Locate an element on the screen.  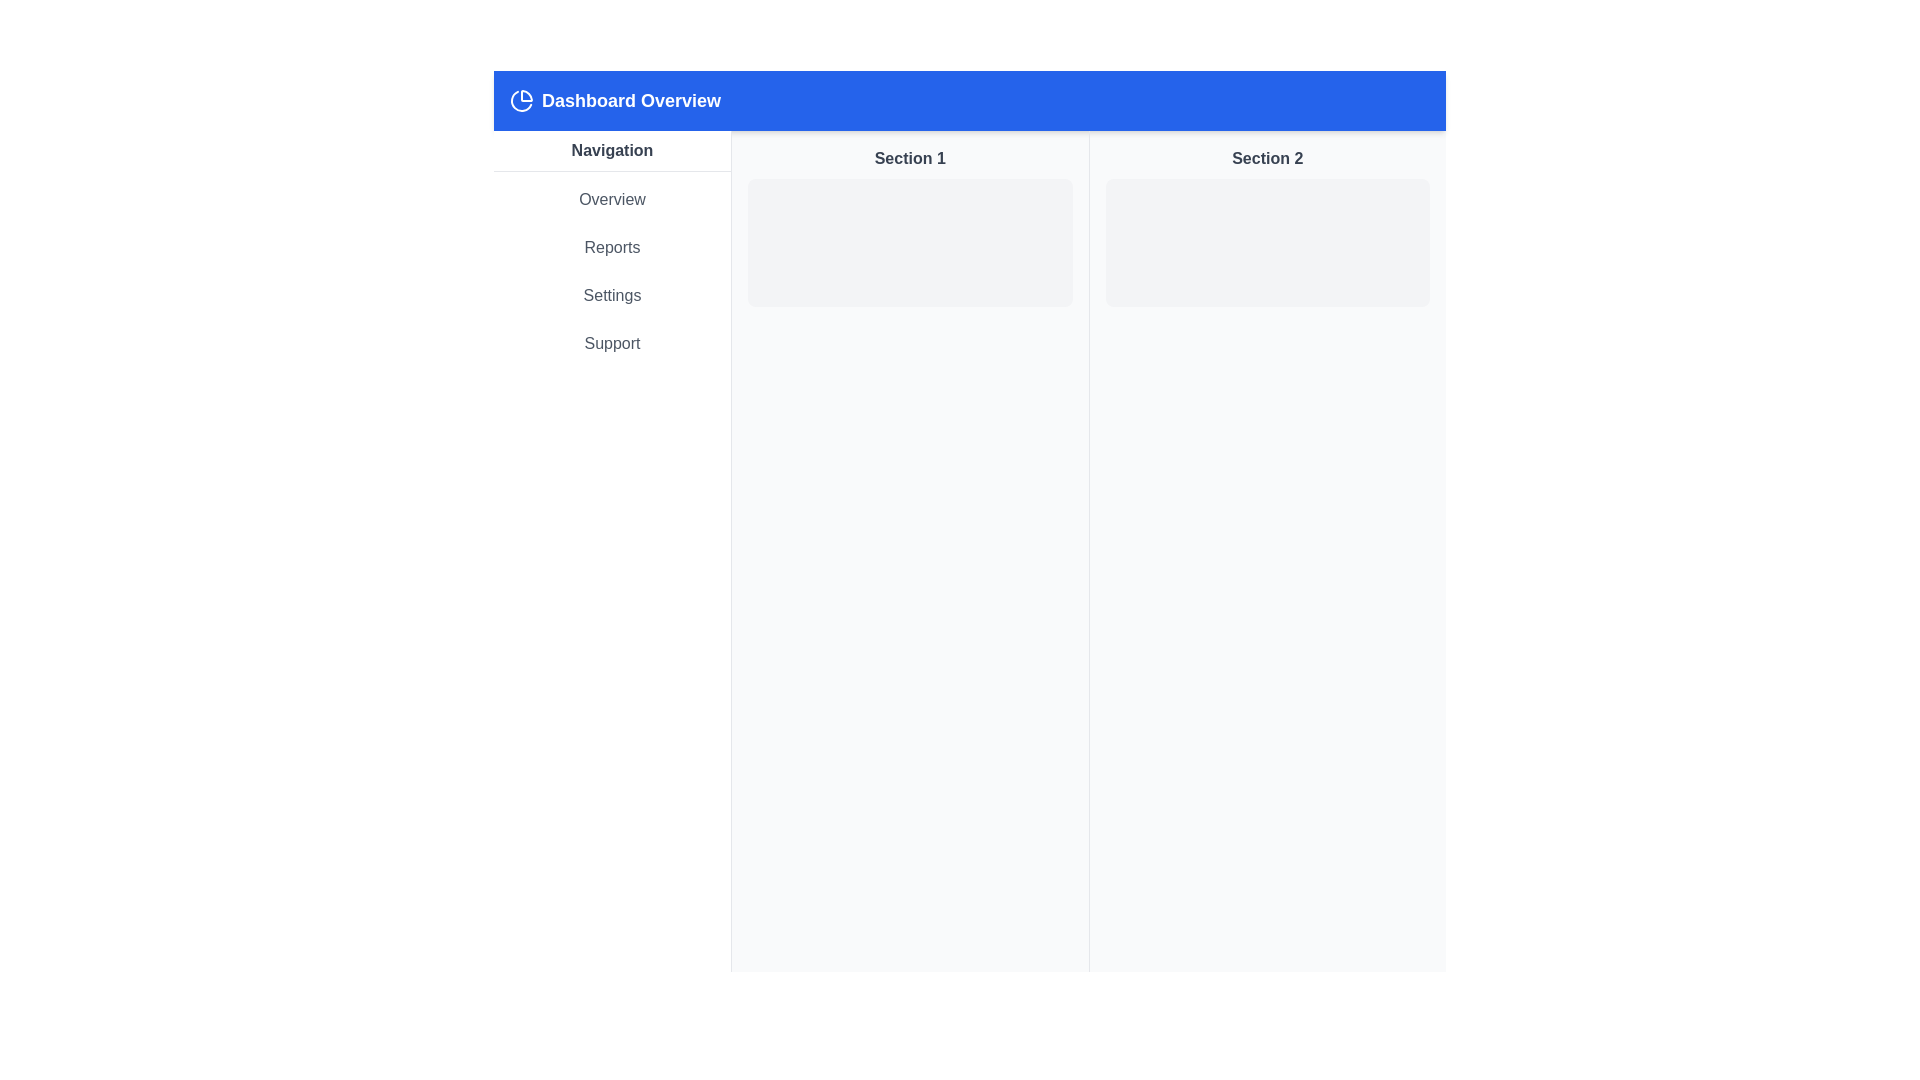
the second segment of the pie chart icon located at the top-left corner of the header section is located at coordinates (521, 101).